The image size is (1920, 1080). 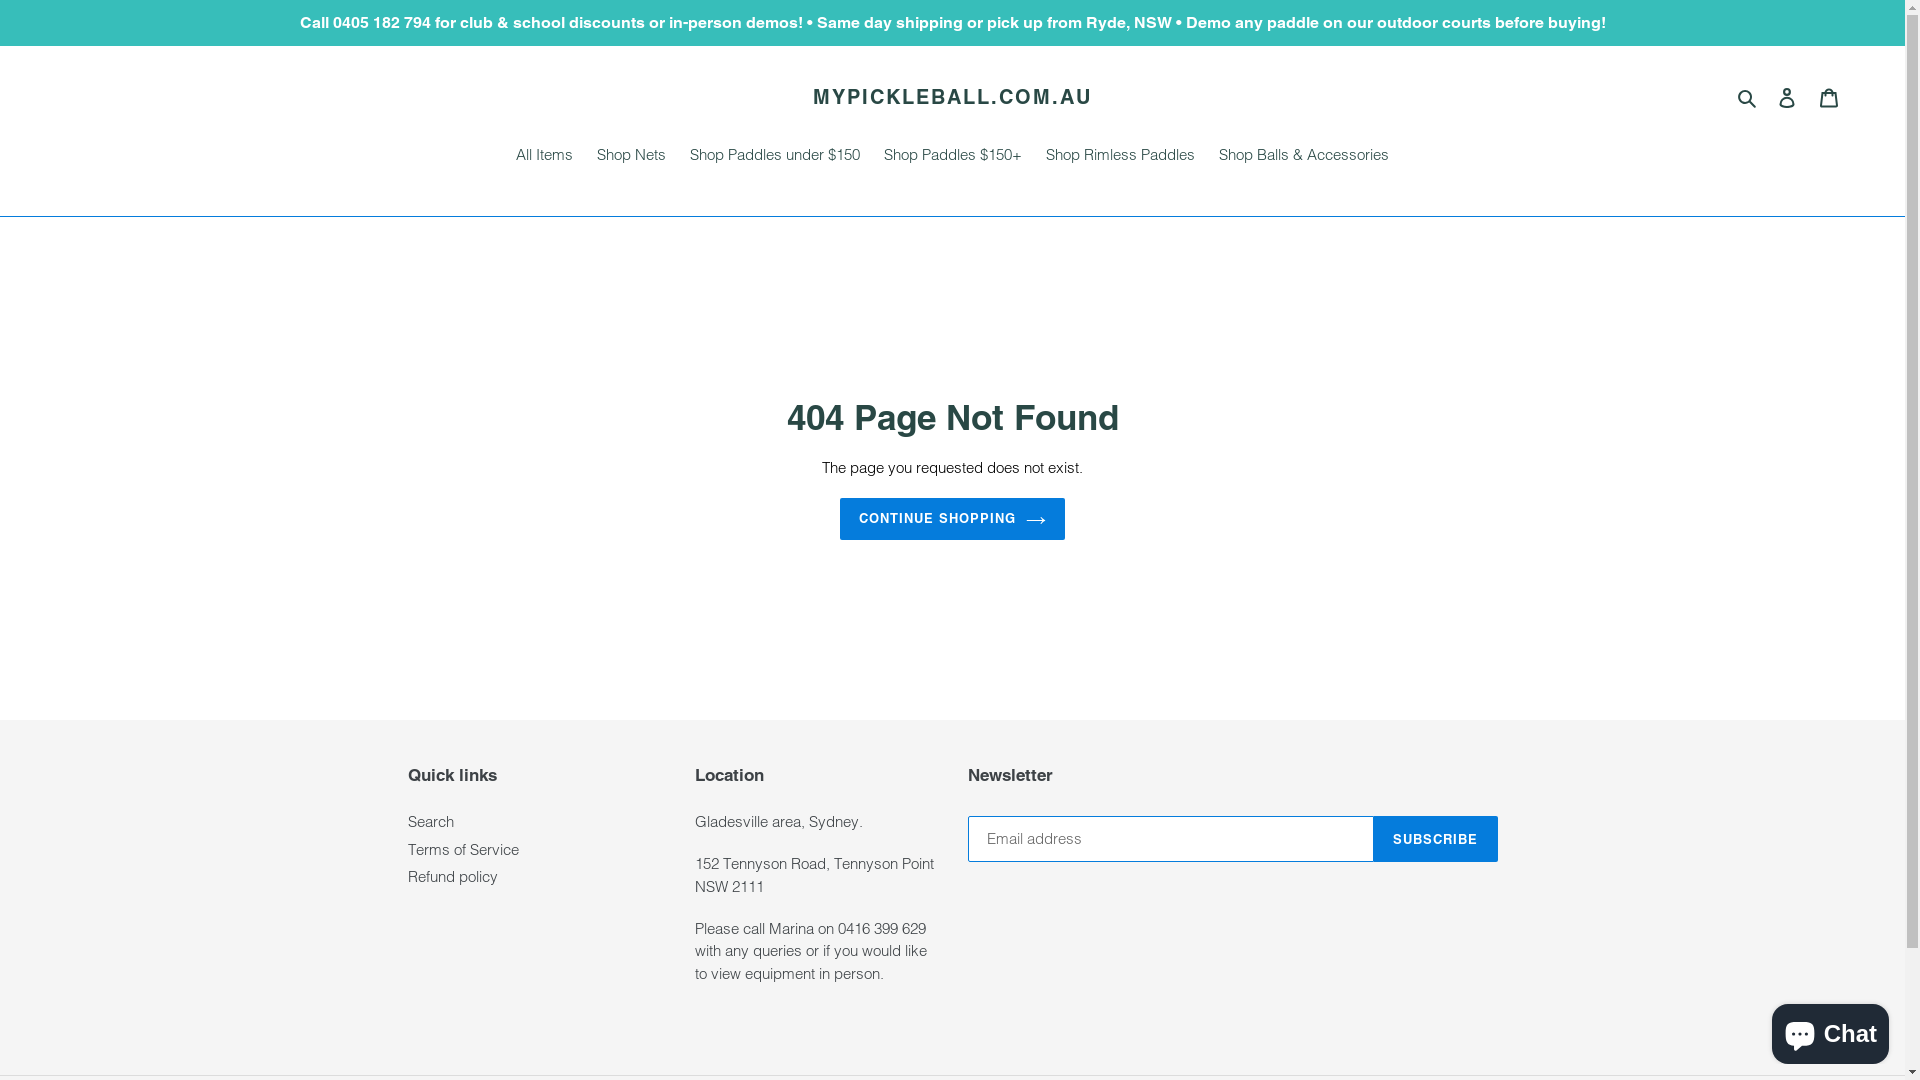 I want to click on 'CONTINUE SHOPPING', so click(x=952, y=518).